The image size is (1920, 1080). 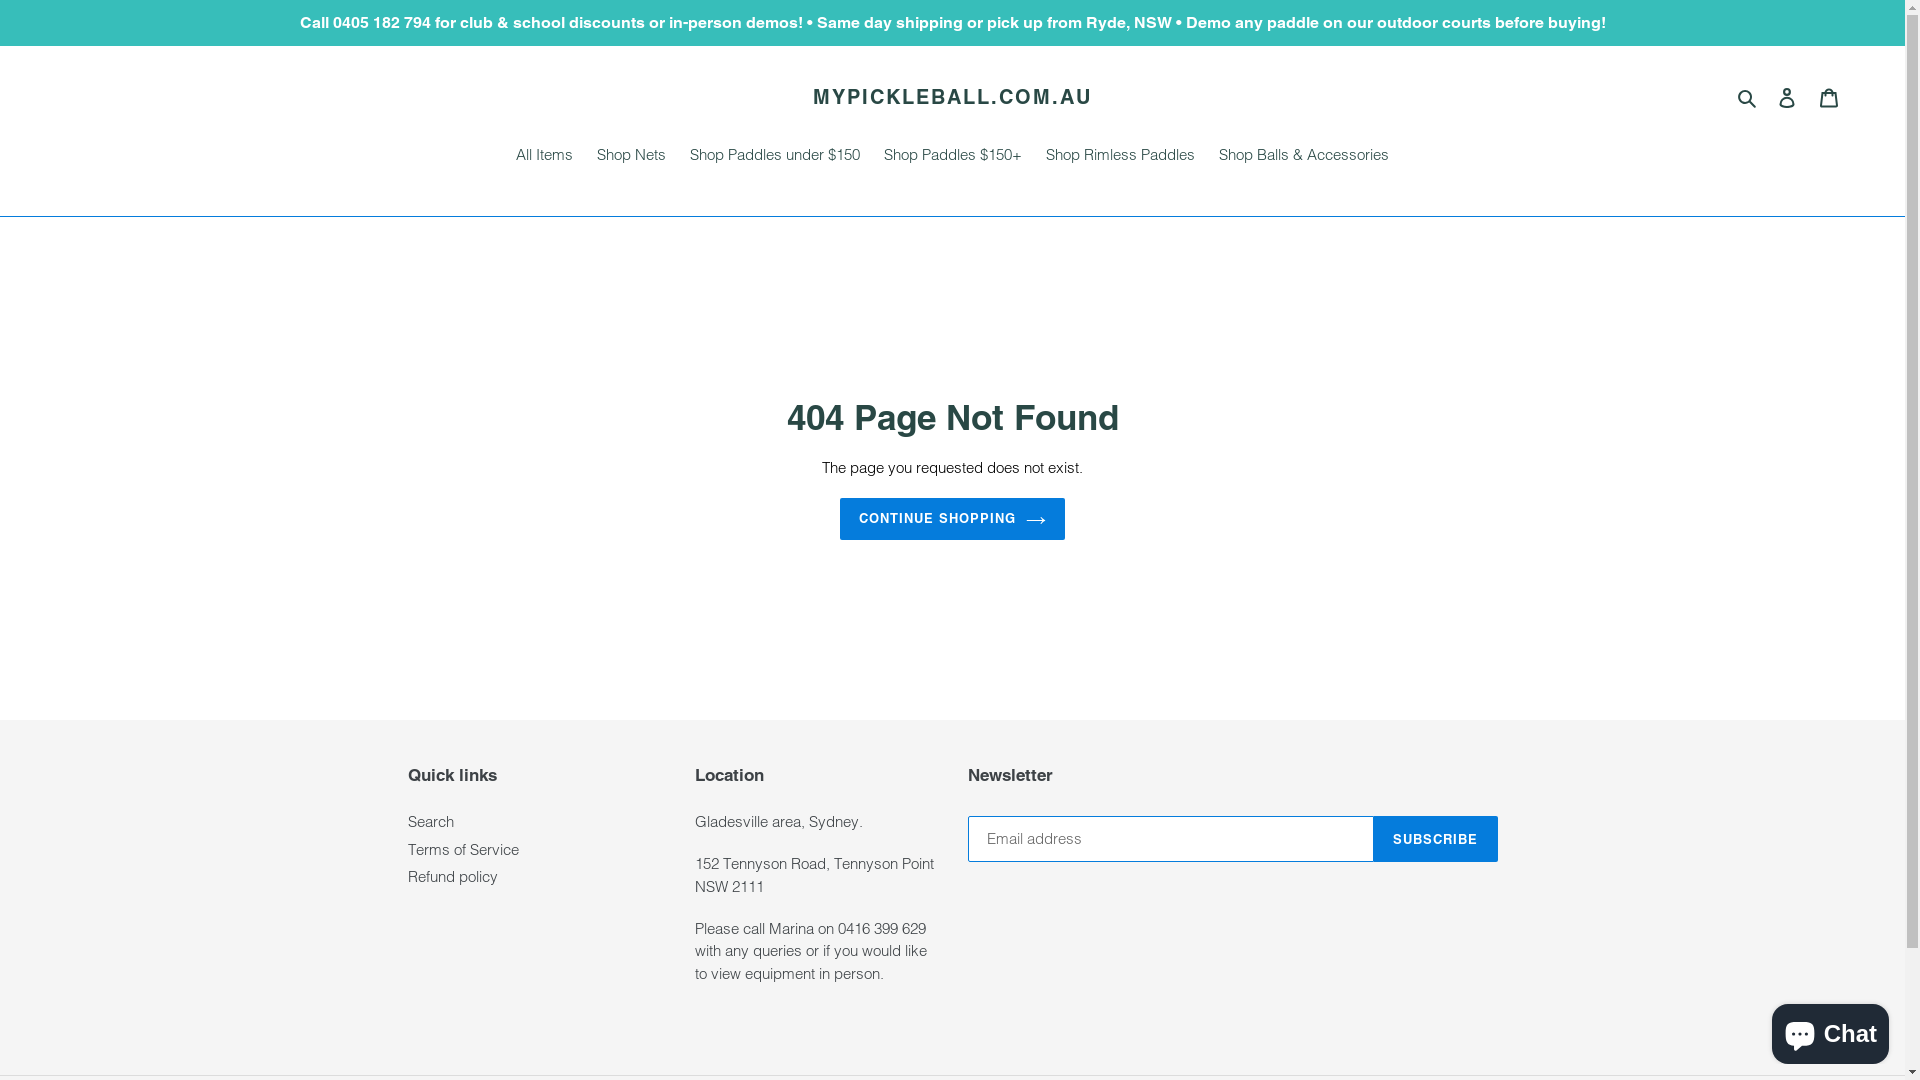 I want to click on 'CONTINUE SHOPPING', so click(x=952, y=518).